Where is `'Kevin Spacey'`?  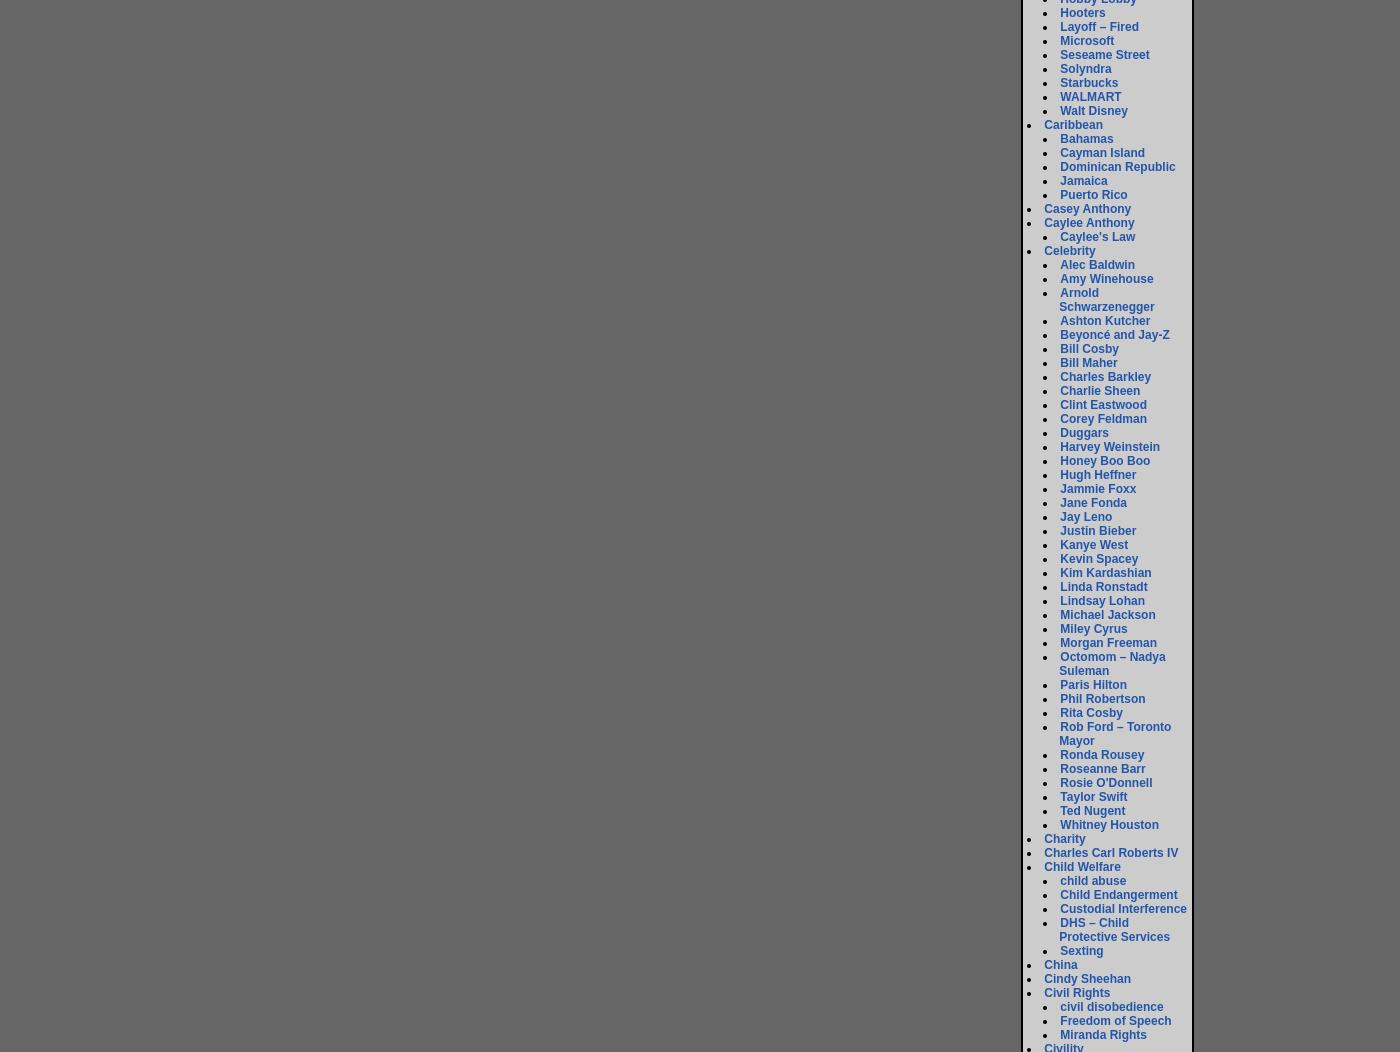 'Kevin Spacey' is located at coordinates (1059, 559).